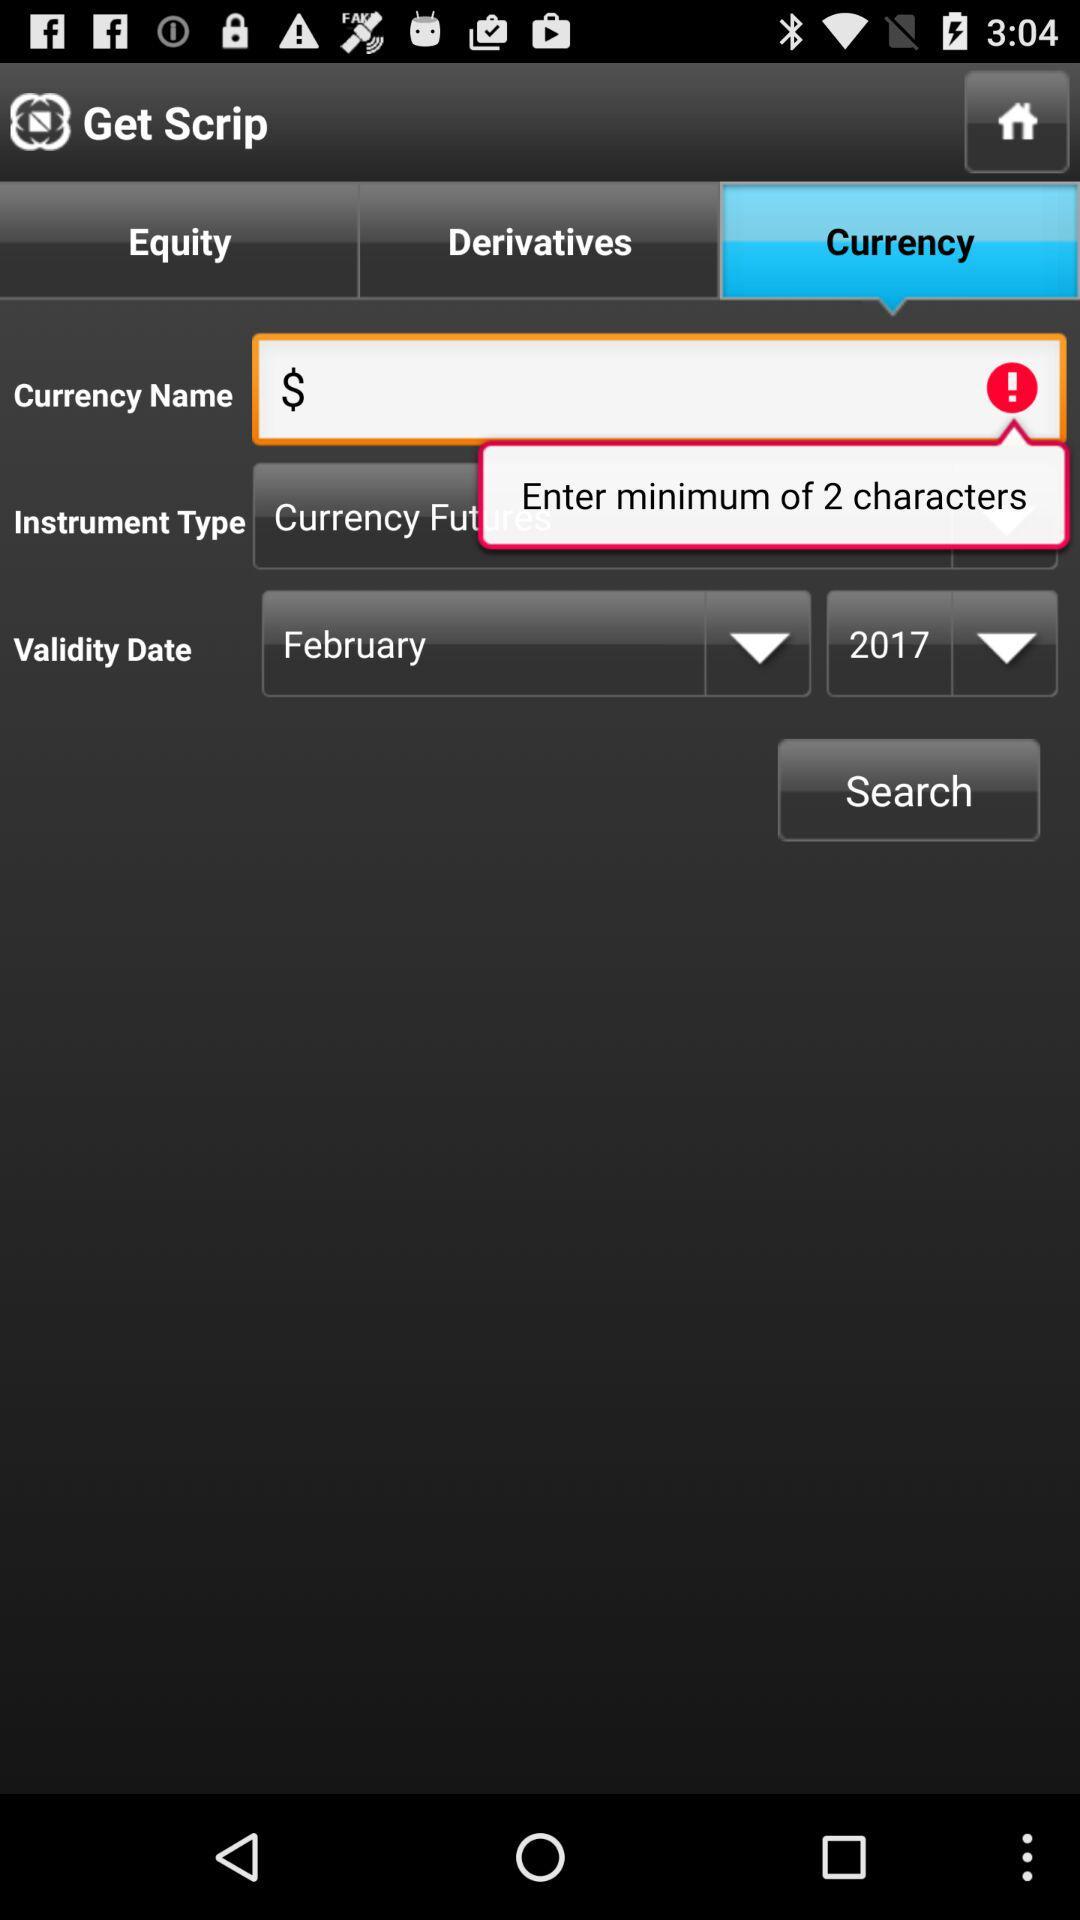  What do you see at coordinates (659, 394) in the screenshot?
I see `the first text field on the web page` at bounding box center [659, 394].